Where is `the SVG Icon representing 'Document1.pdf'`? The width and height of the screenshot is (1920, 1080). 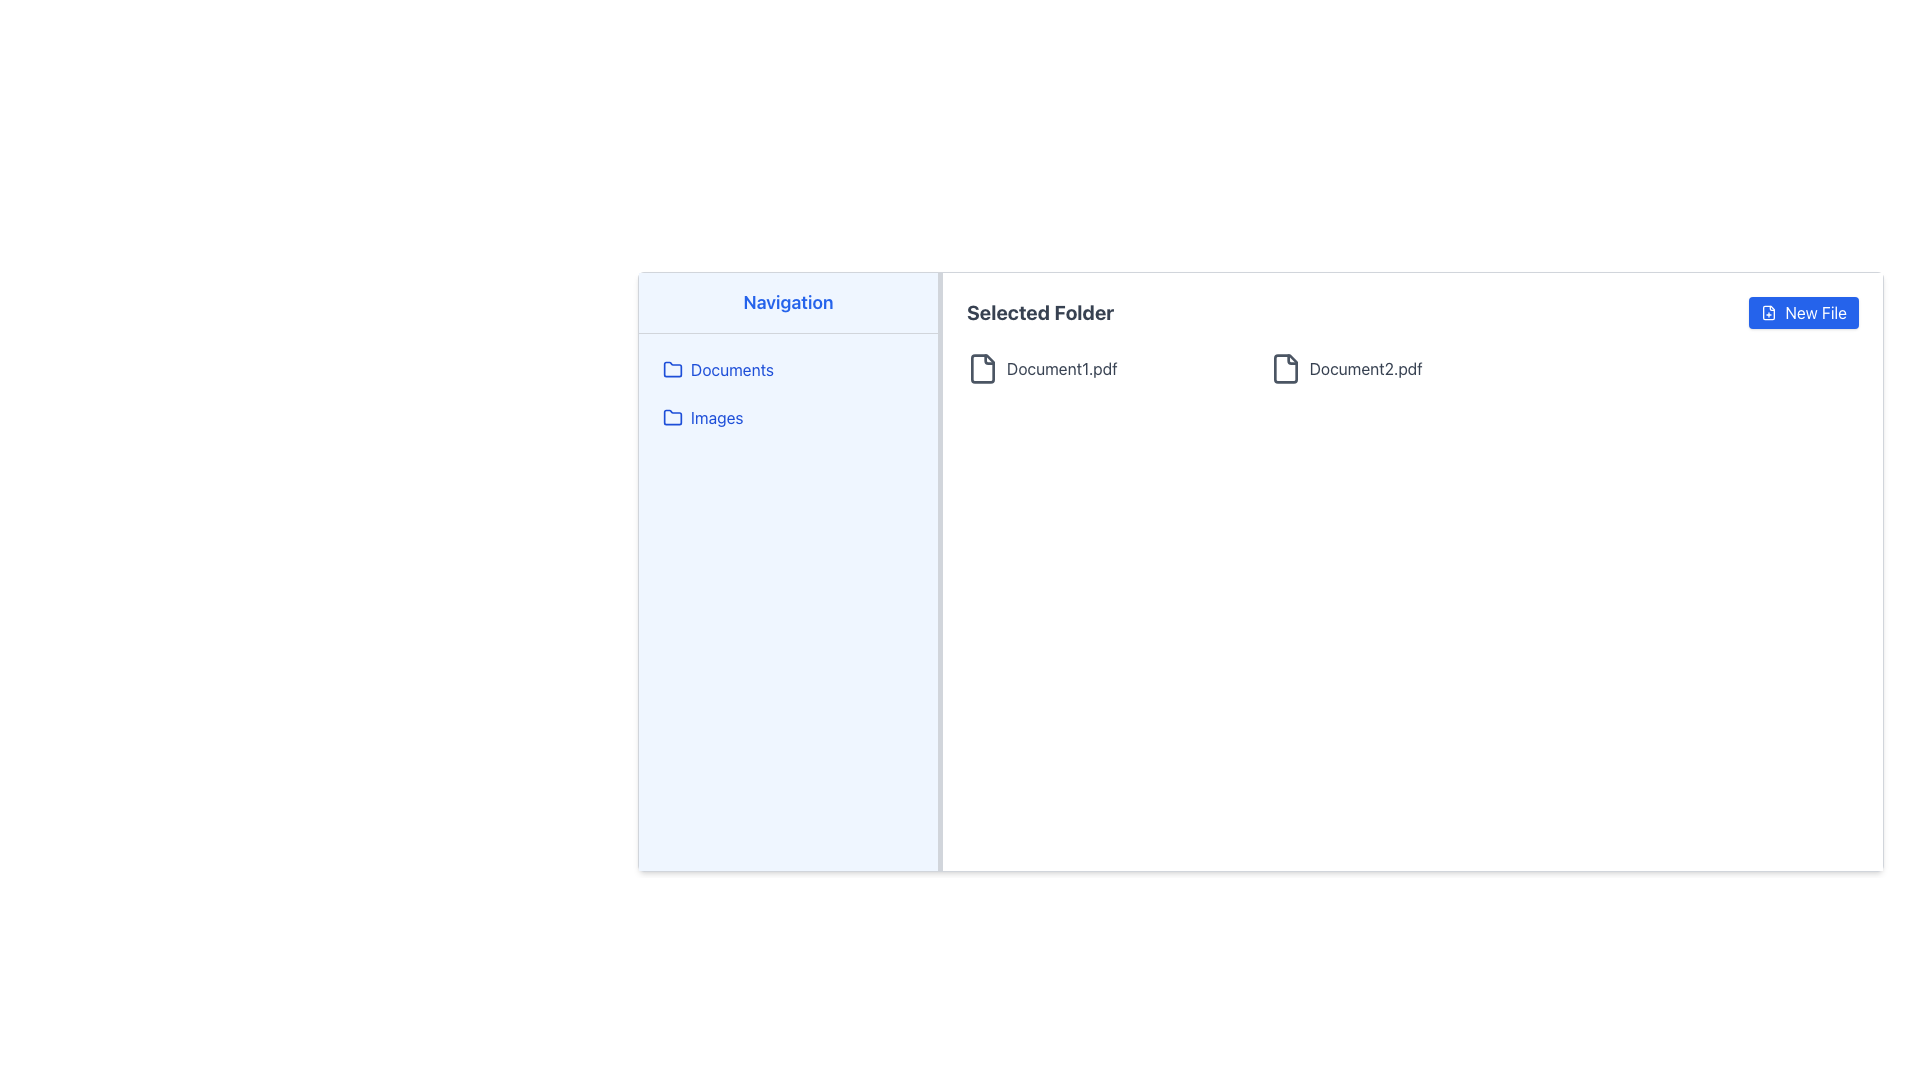 the SVG Icon representing 'Document1.pdf' is located at coordinates (983, 369).